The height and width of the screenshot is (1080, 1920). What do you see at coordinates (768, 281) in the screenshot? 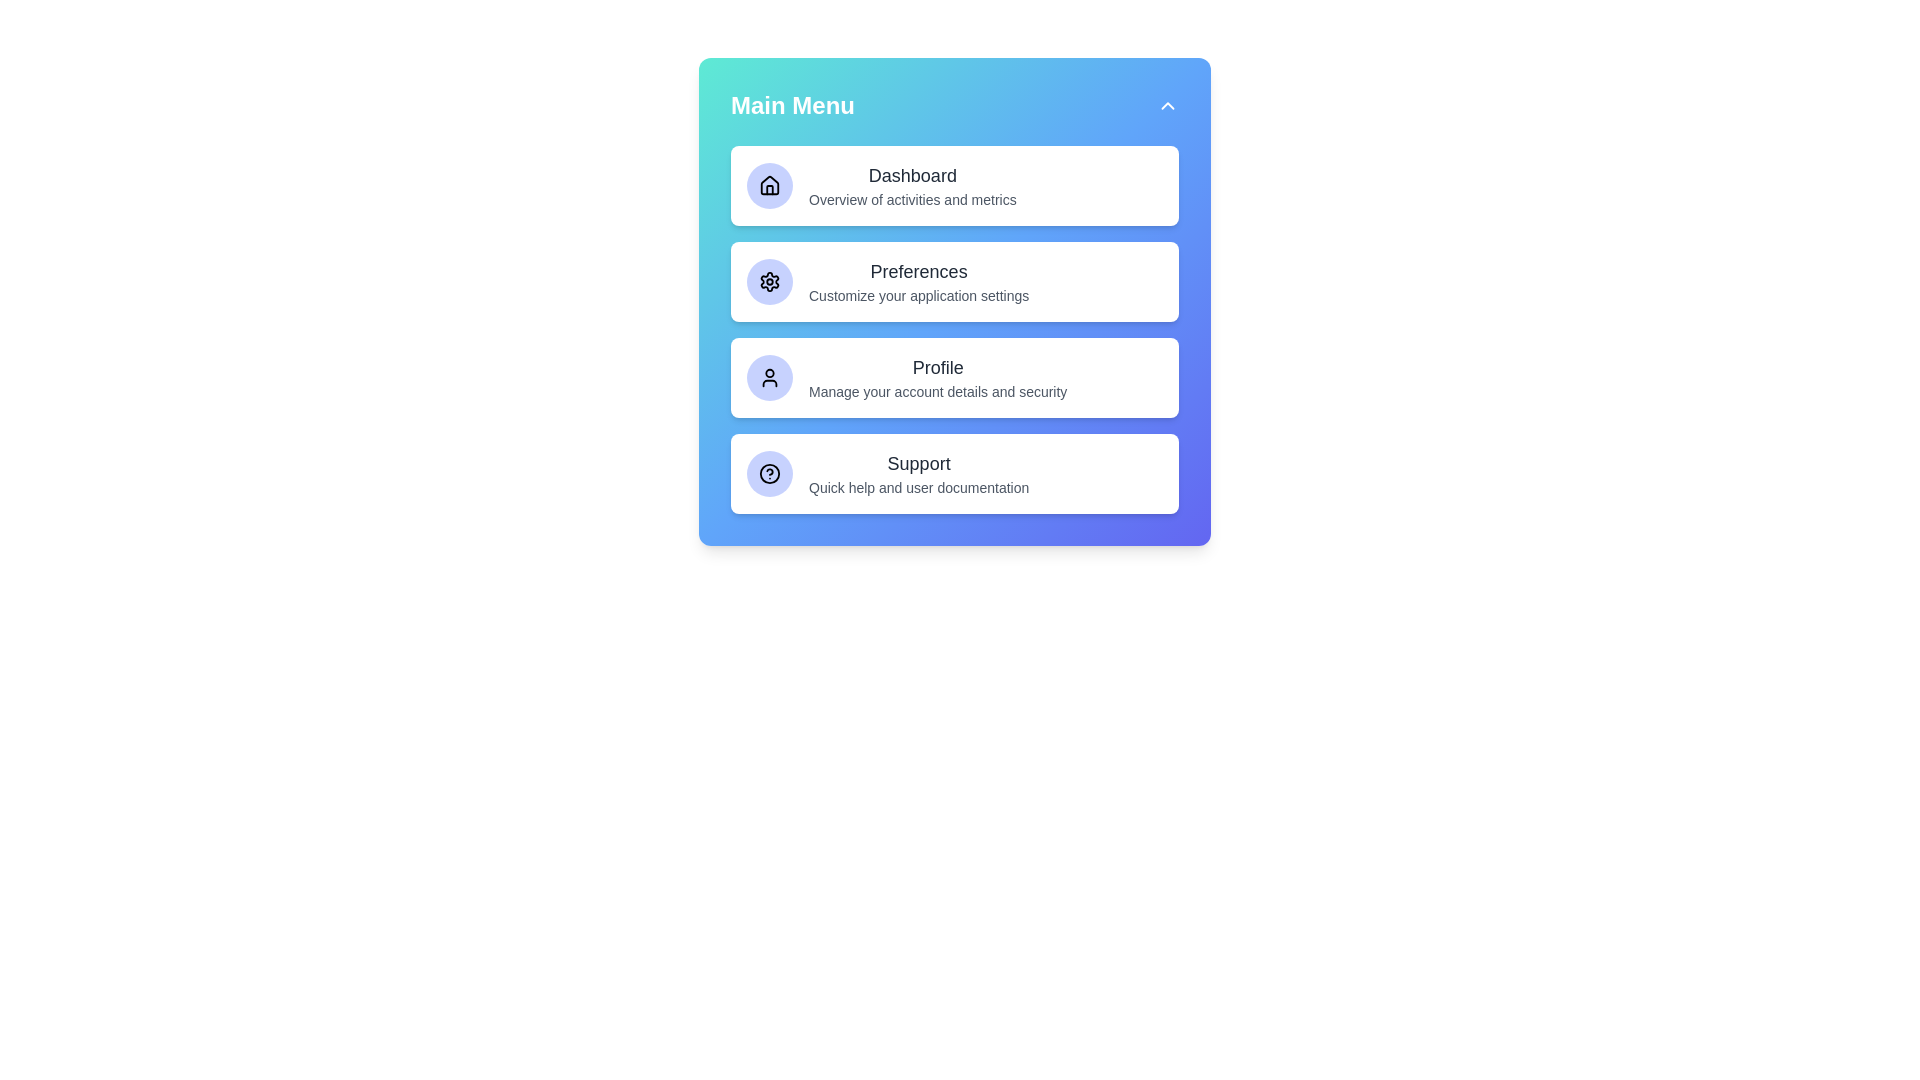
I see `the icon corresponding to the menu option Preferences` at bounding box center [768, 281].